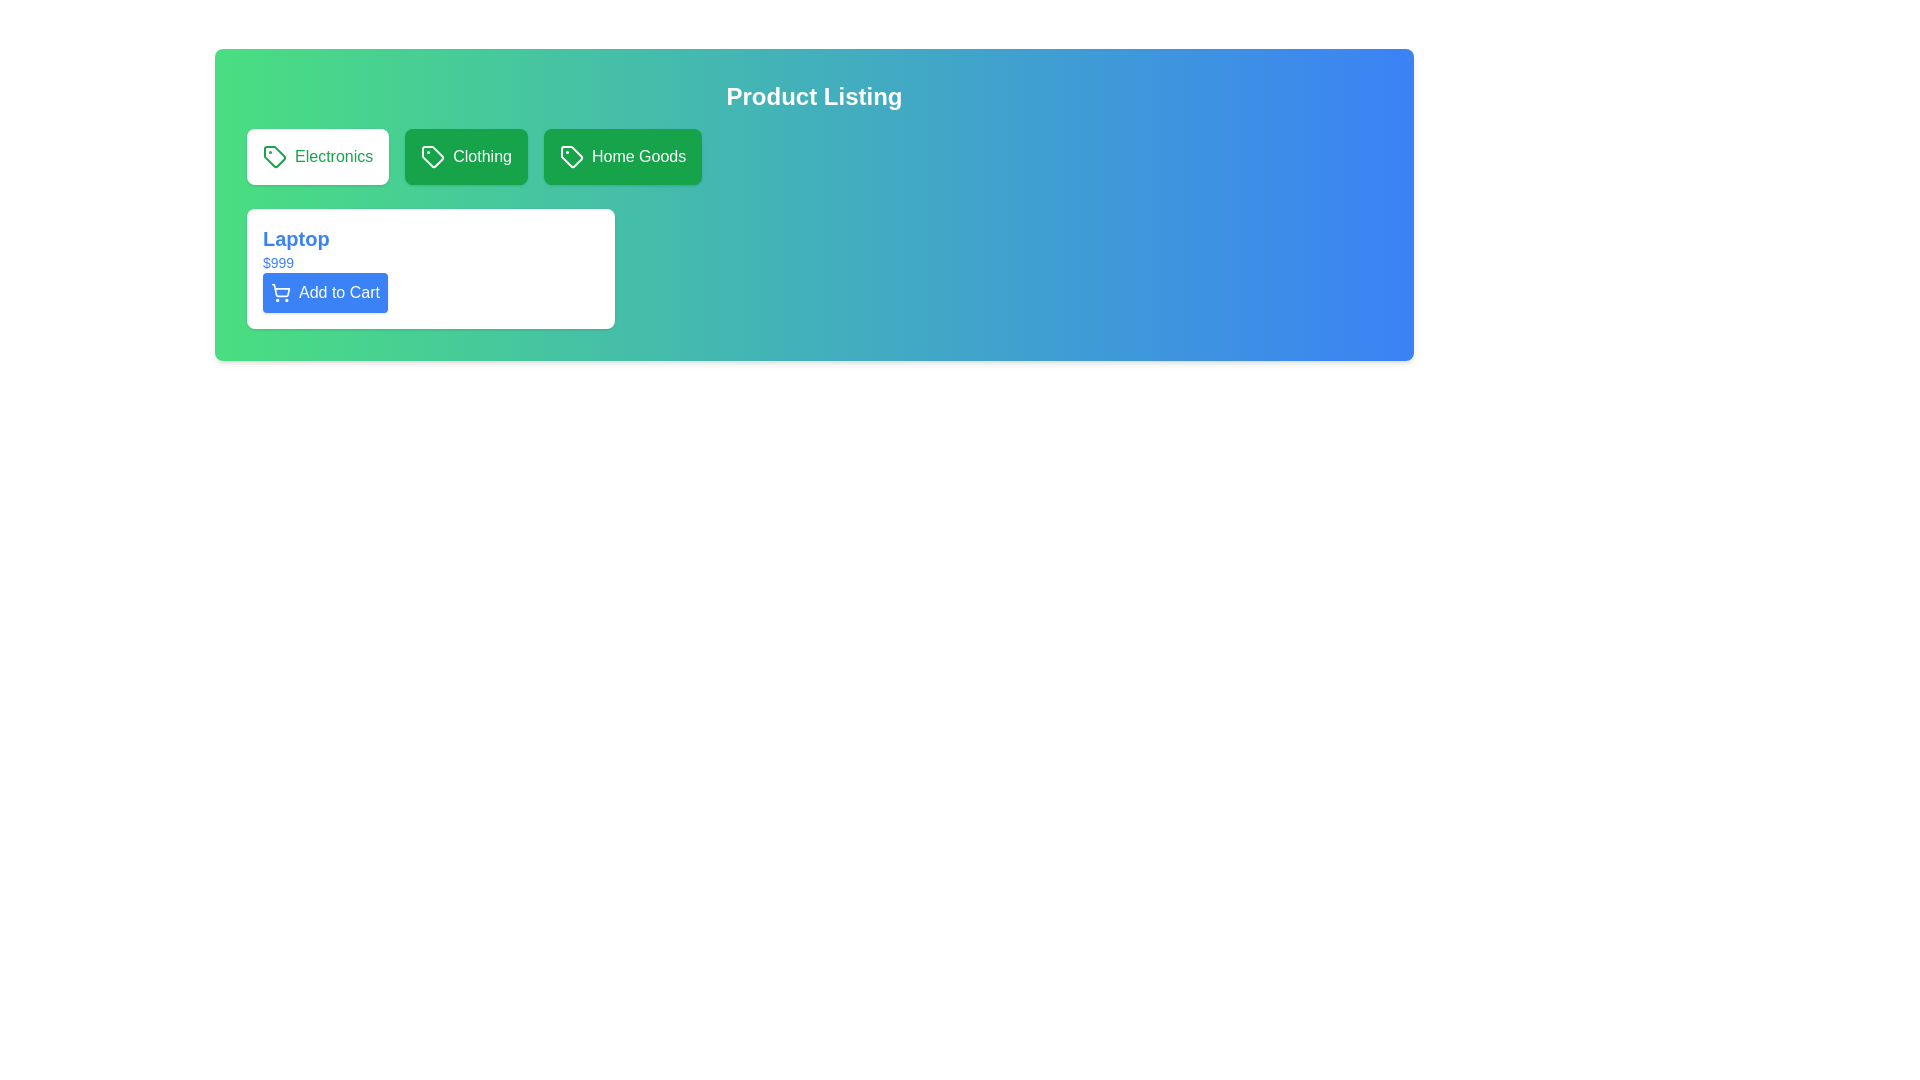  I want to click on the 'Add to Cart' text label within the button, so click(339, 293).